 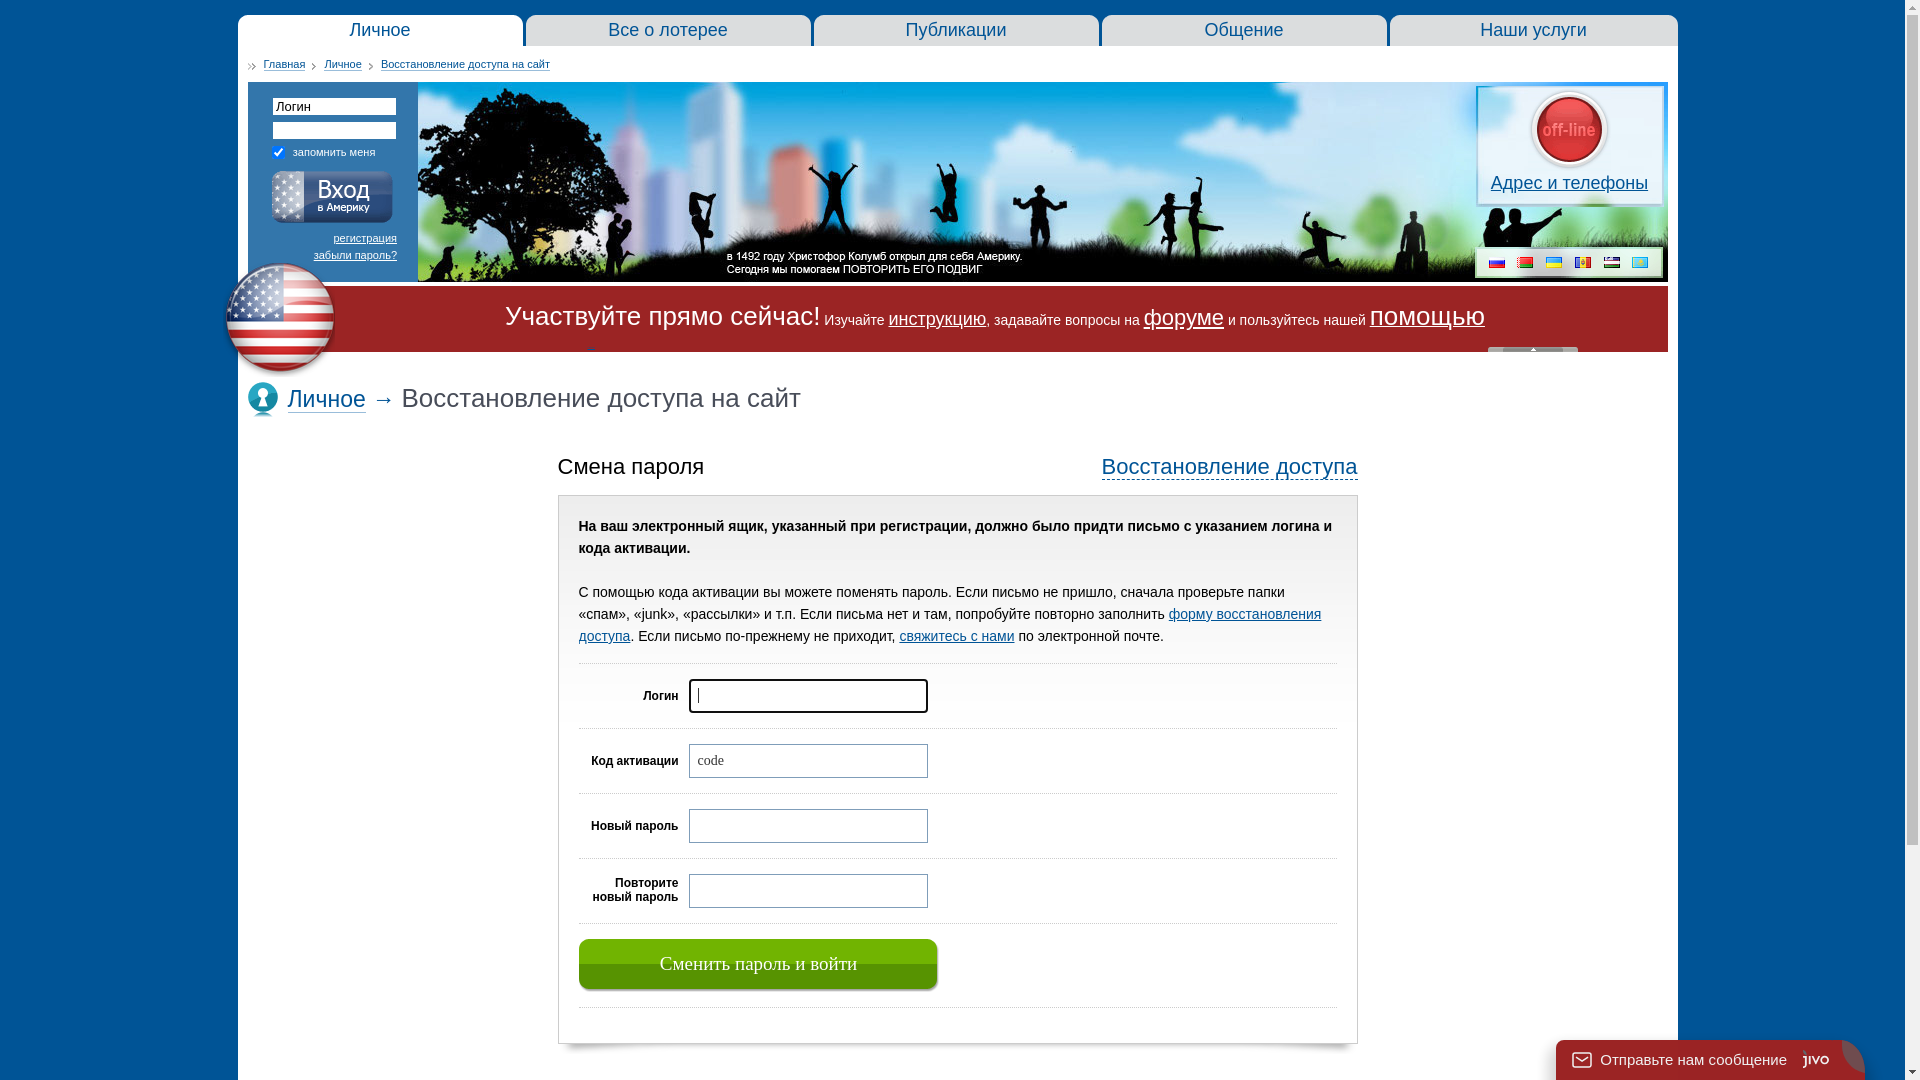 I want to click on 'ua', so click(x=1553, y=263).